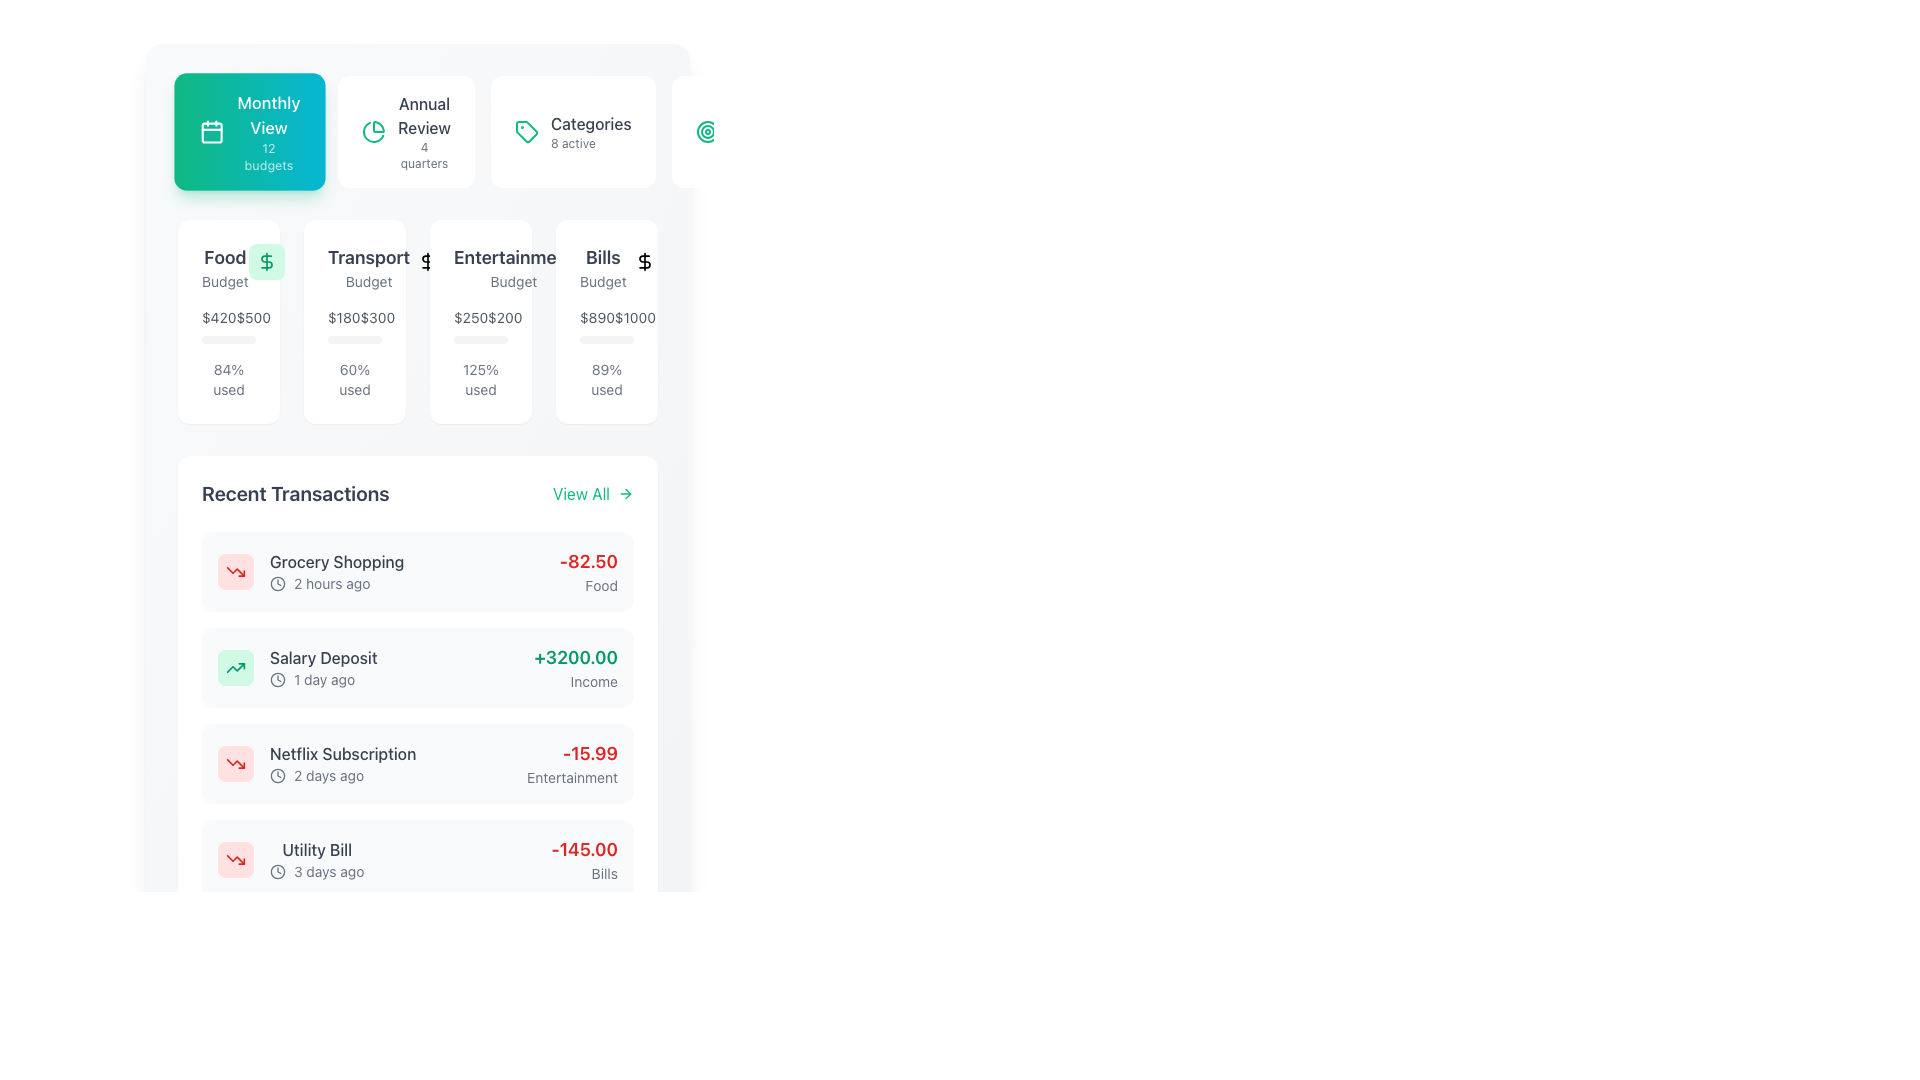  What do you see at coordinates (369, 281) in the screenshot?
I see `the text label displaying 'budget' in lowercase letters, styled in a smaller font size and muted gray color, located below the heading 'Transport' in the second column of a grid layout` at bounding box center [369, 281].